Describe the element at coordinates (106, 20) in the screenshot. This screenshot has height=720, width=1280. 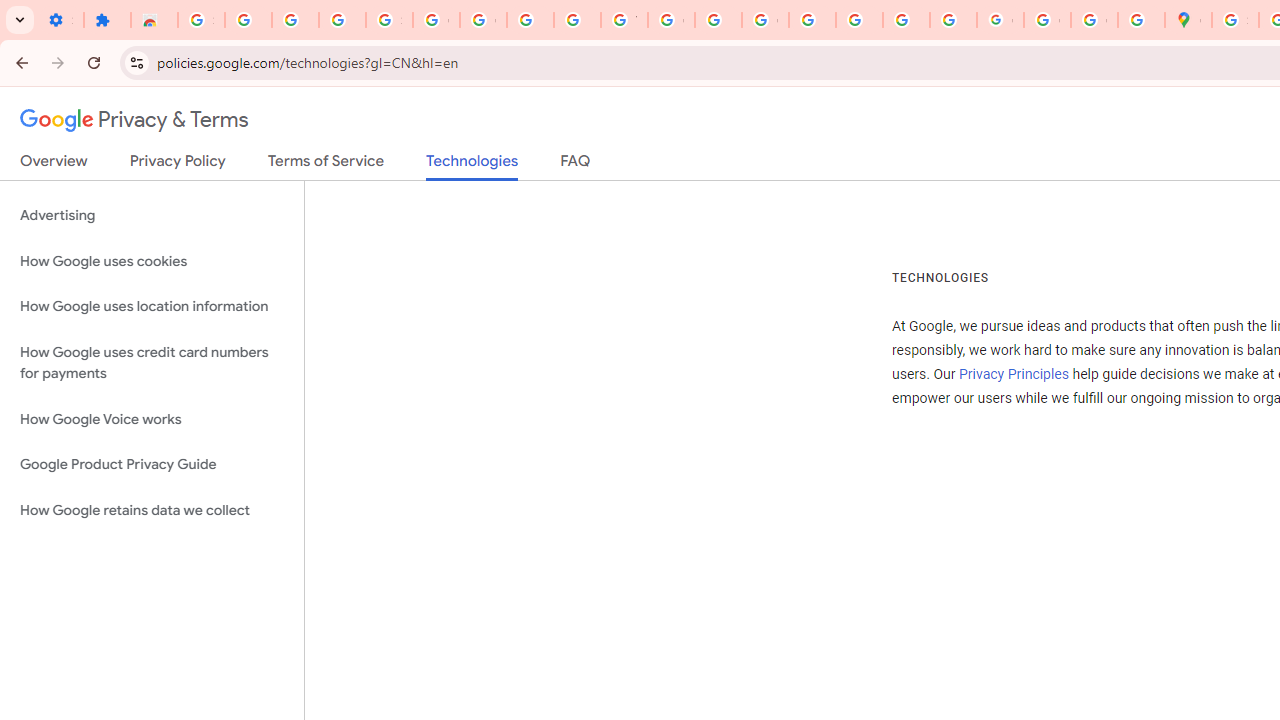
I see `'Extensions'` at that location.